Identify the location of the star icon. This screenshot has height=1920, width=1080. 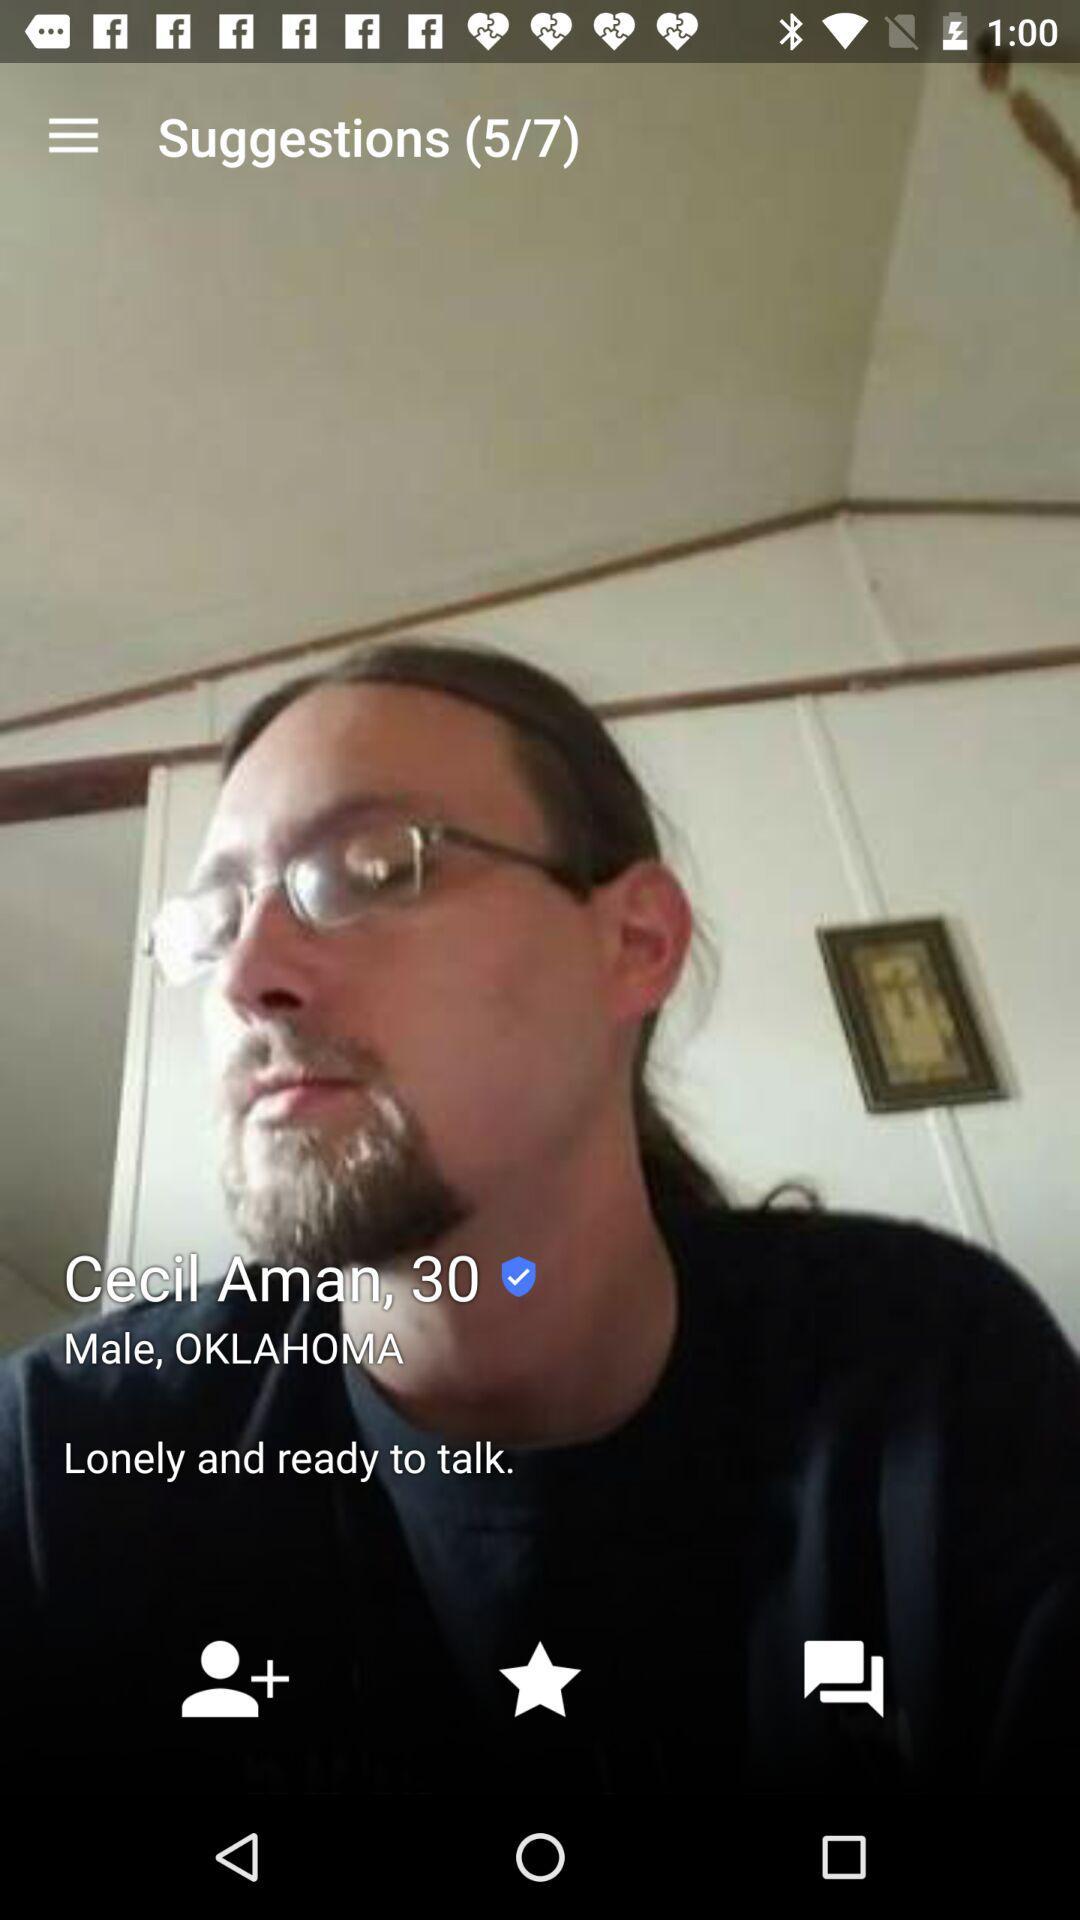
(538, 1678).